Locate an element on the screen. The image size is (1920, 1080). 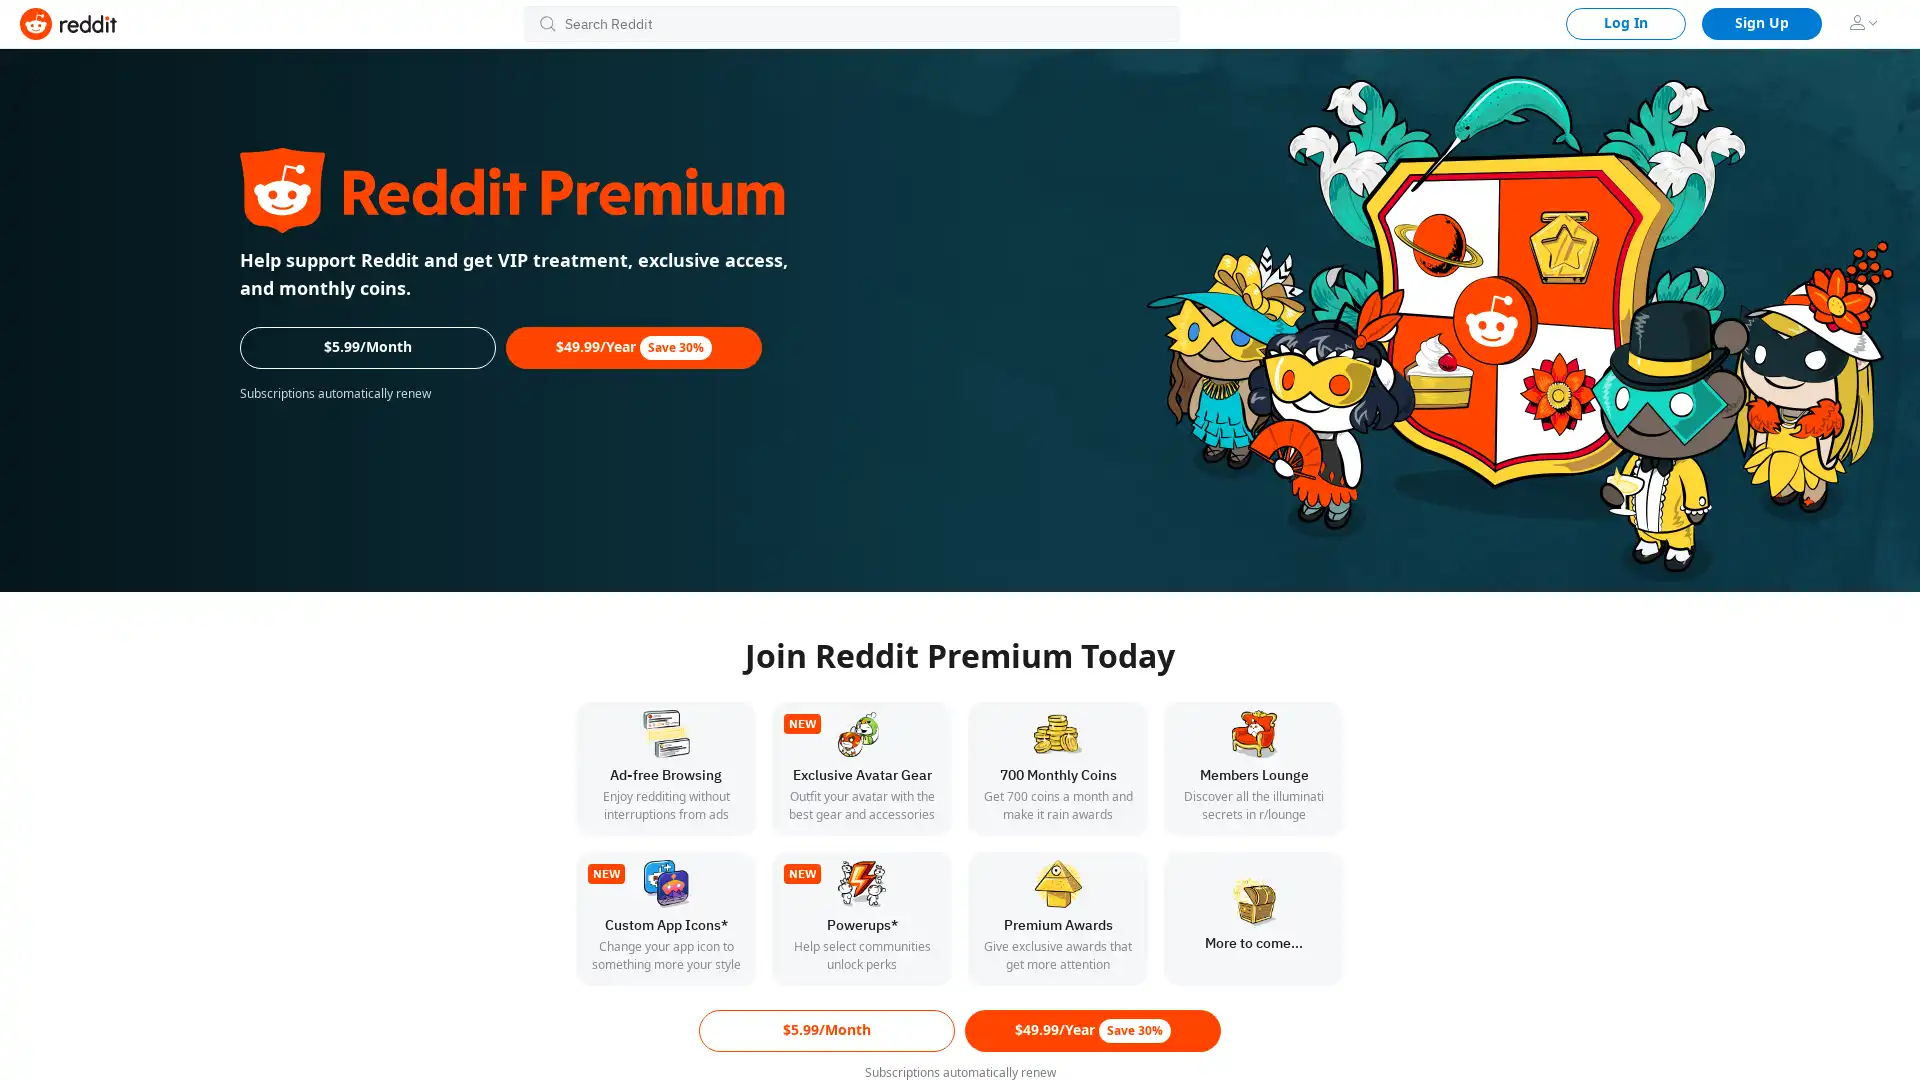
$5.99/Month is located at coordinates (368, 346).